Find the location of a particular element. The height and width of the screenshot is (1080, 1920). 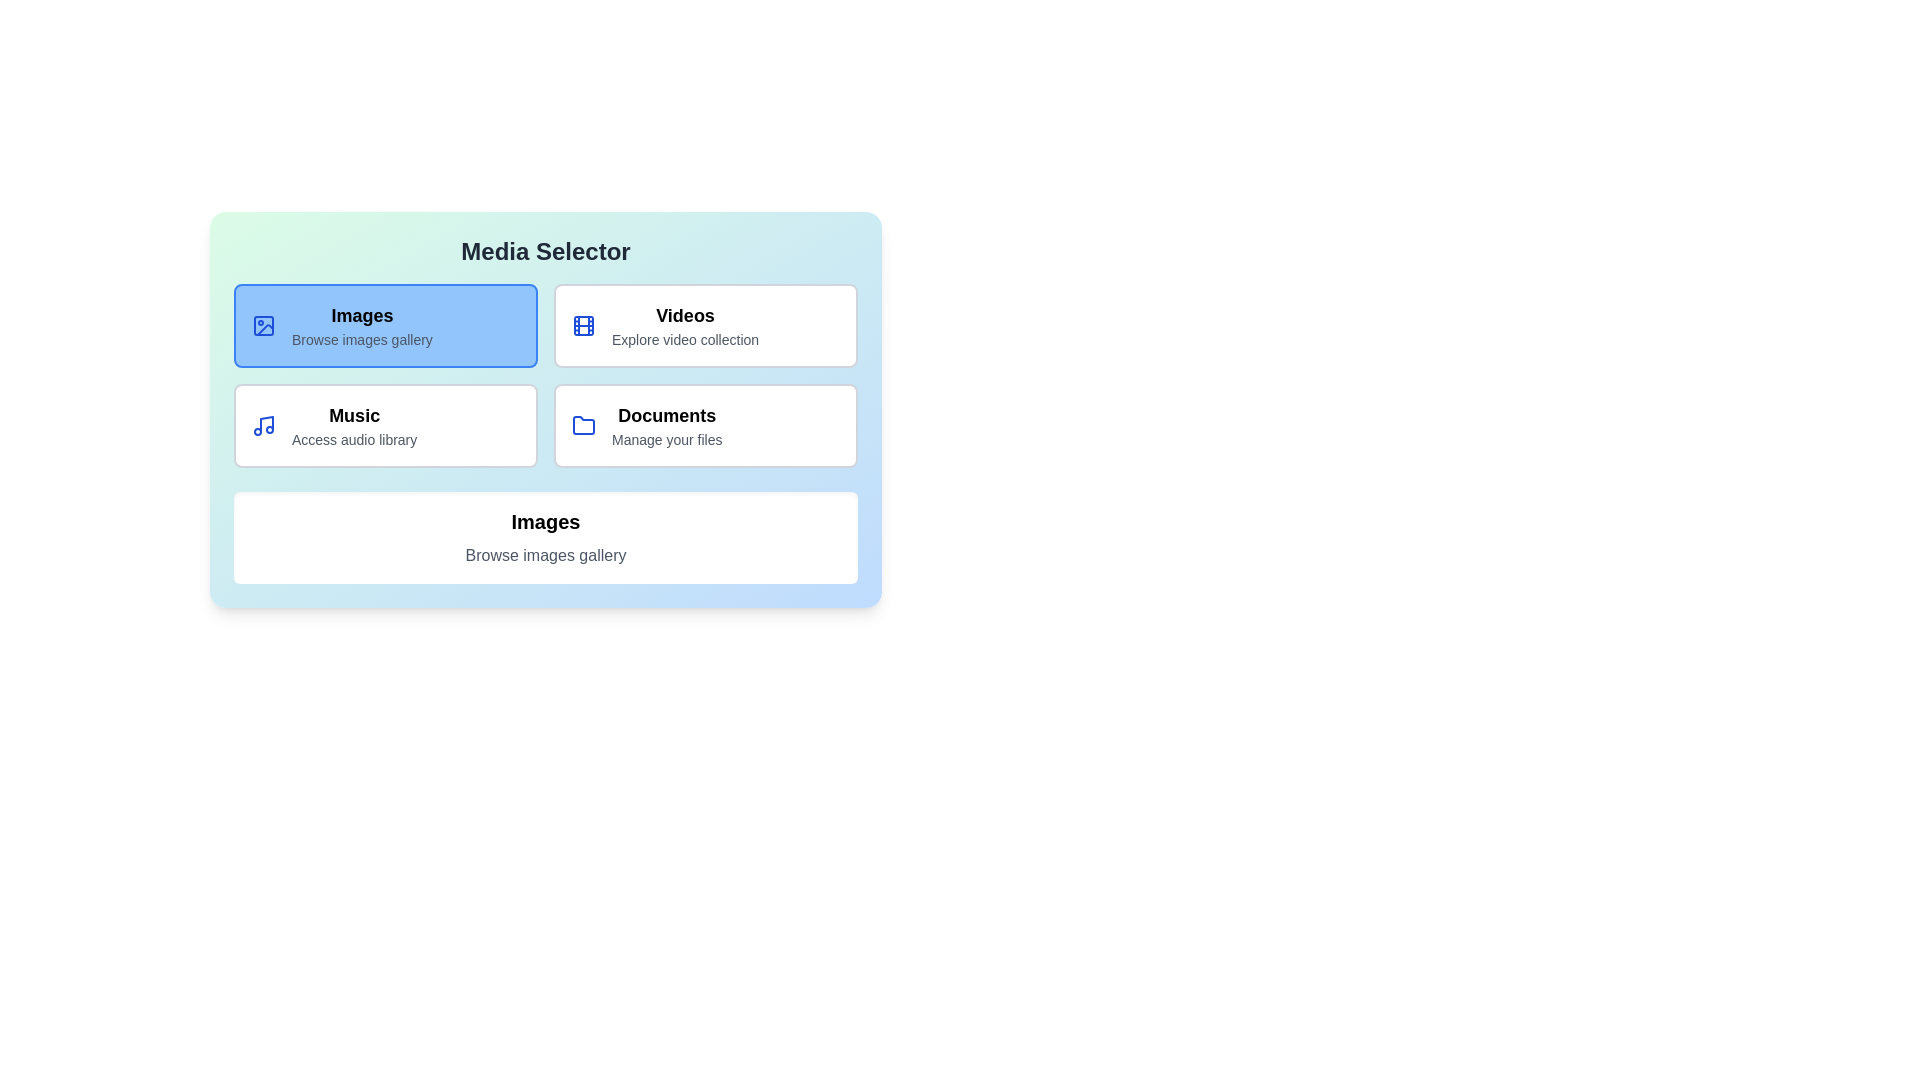

the media type Documents to view its description is located at coordinates (705, 424).